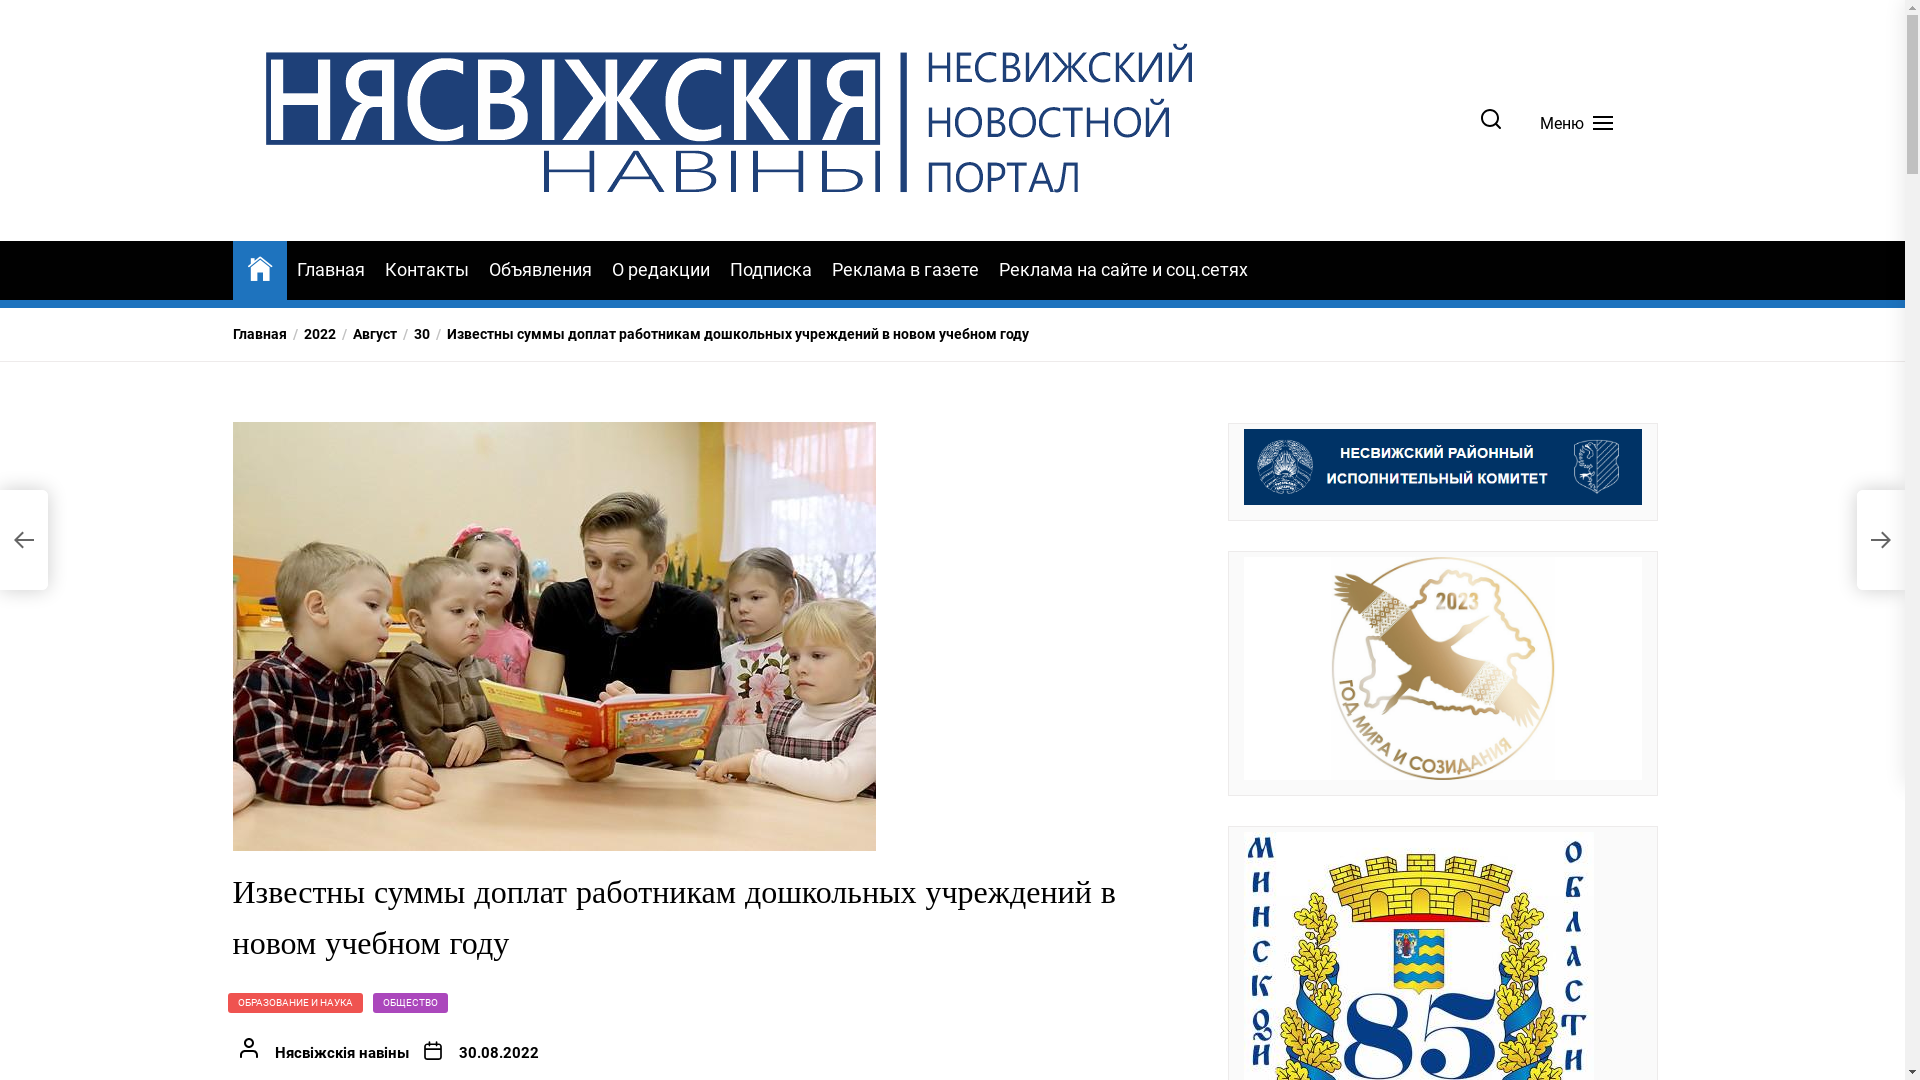  What do you see at coordinates (411, 333) in the screenshot?
I see `'30'` at bounding box center [411, 333].